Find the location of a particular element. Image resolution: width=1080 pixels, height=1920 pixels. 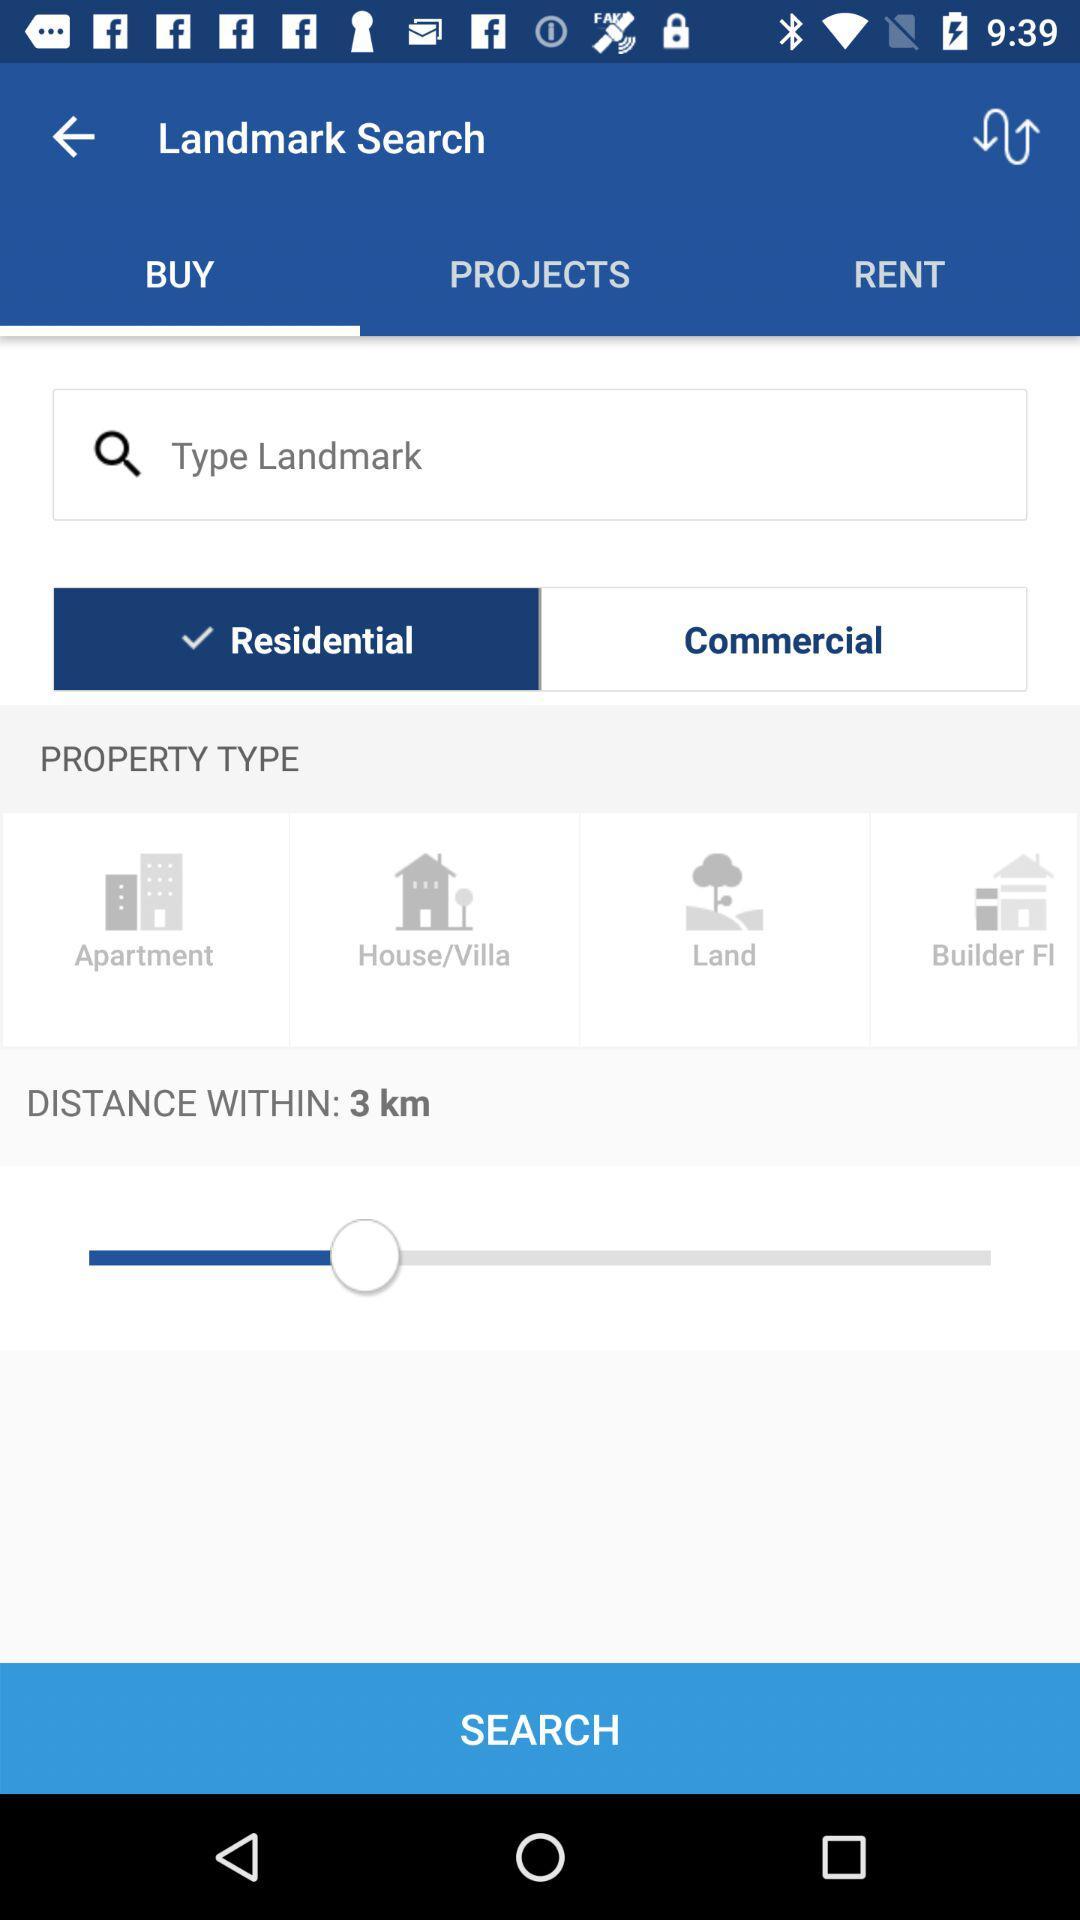

the item above distance within 3 is located at coordinates (724, 928).